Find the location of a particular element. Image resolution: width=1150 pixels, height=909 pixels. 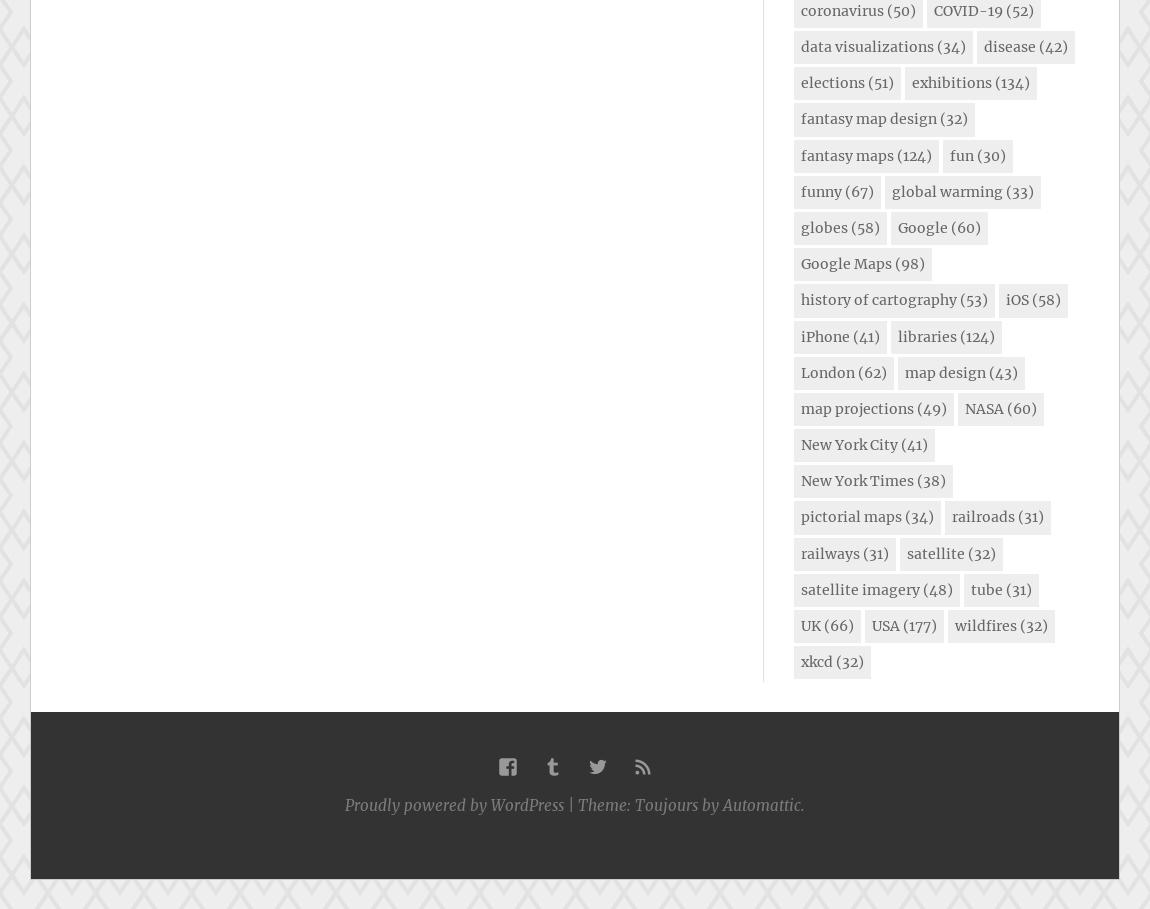

'disease' is located at coordinates (1010, 46).